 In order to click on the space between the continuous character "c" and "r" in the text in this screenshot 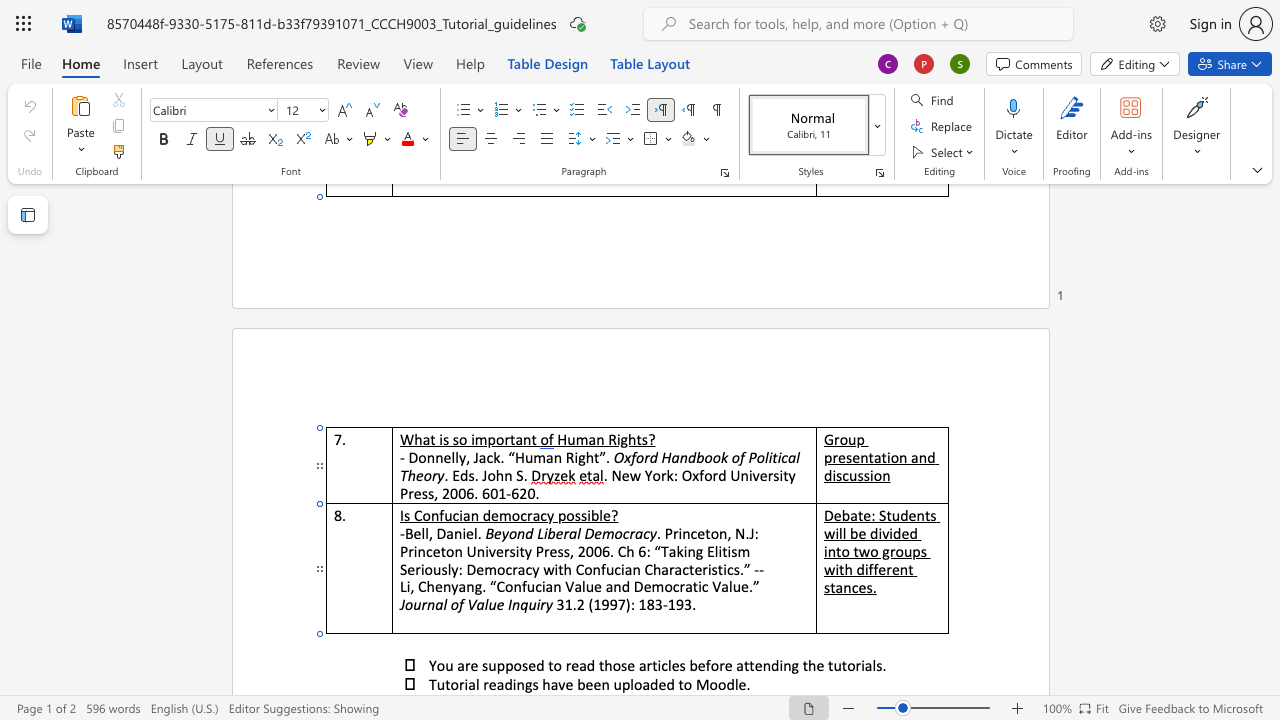, I will do `click(628, 532)`.